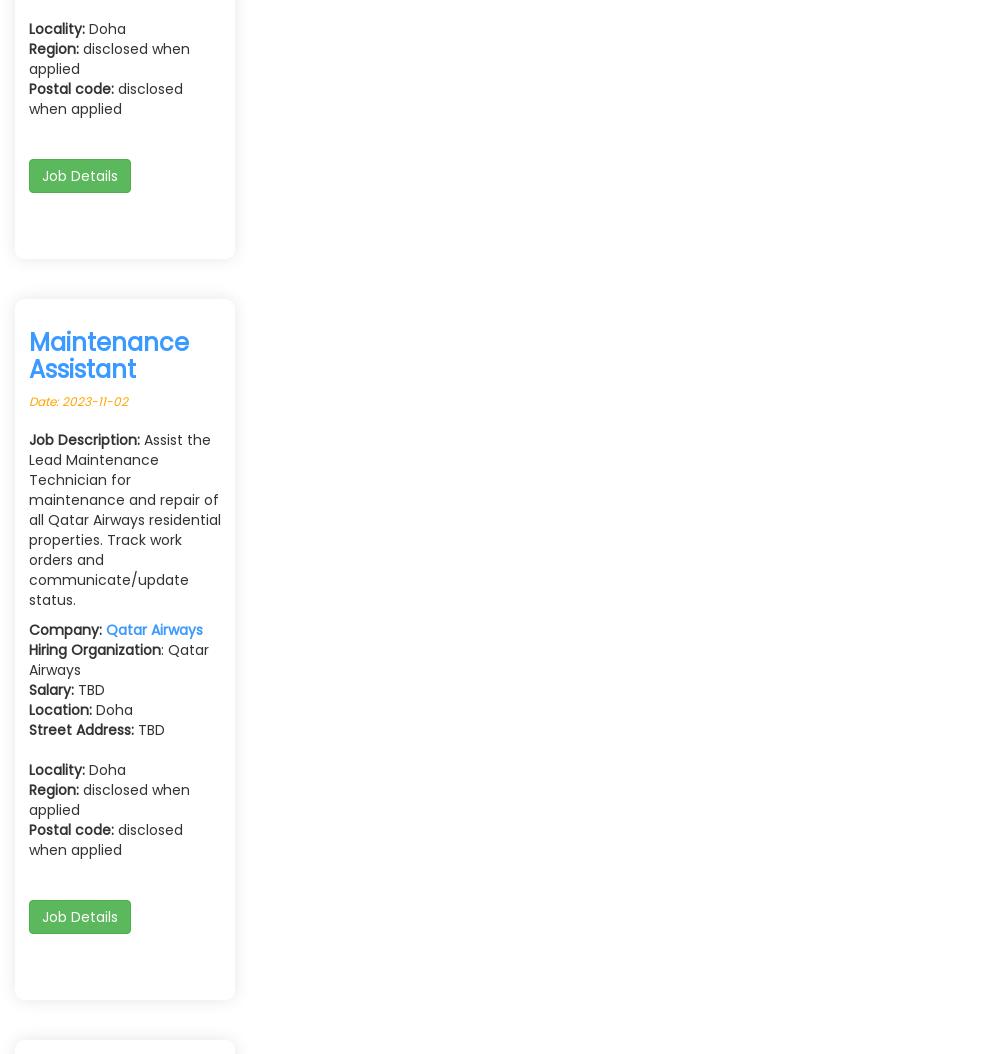  I want to click on 'Location:', so click(60, 708).